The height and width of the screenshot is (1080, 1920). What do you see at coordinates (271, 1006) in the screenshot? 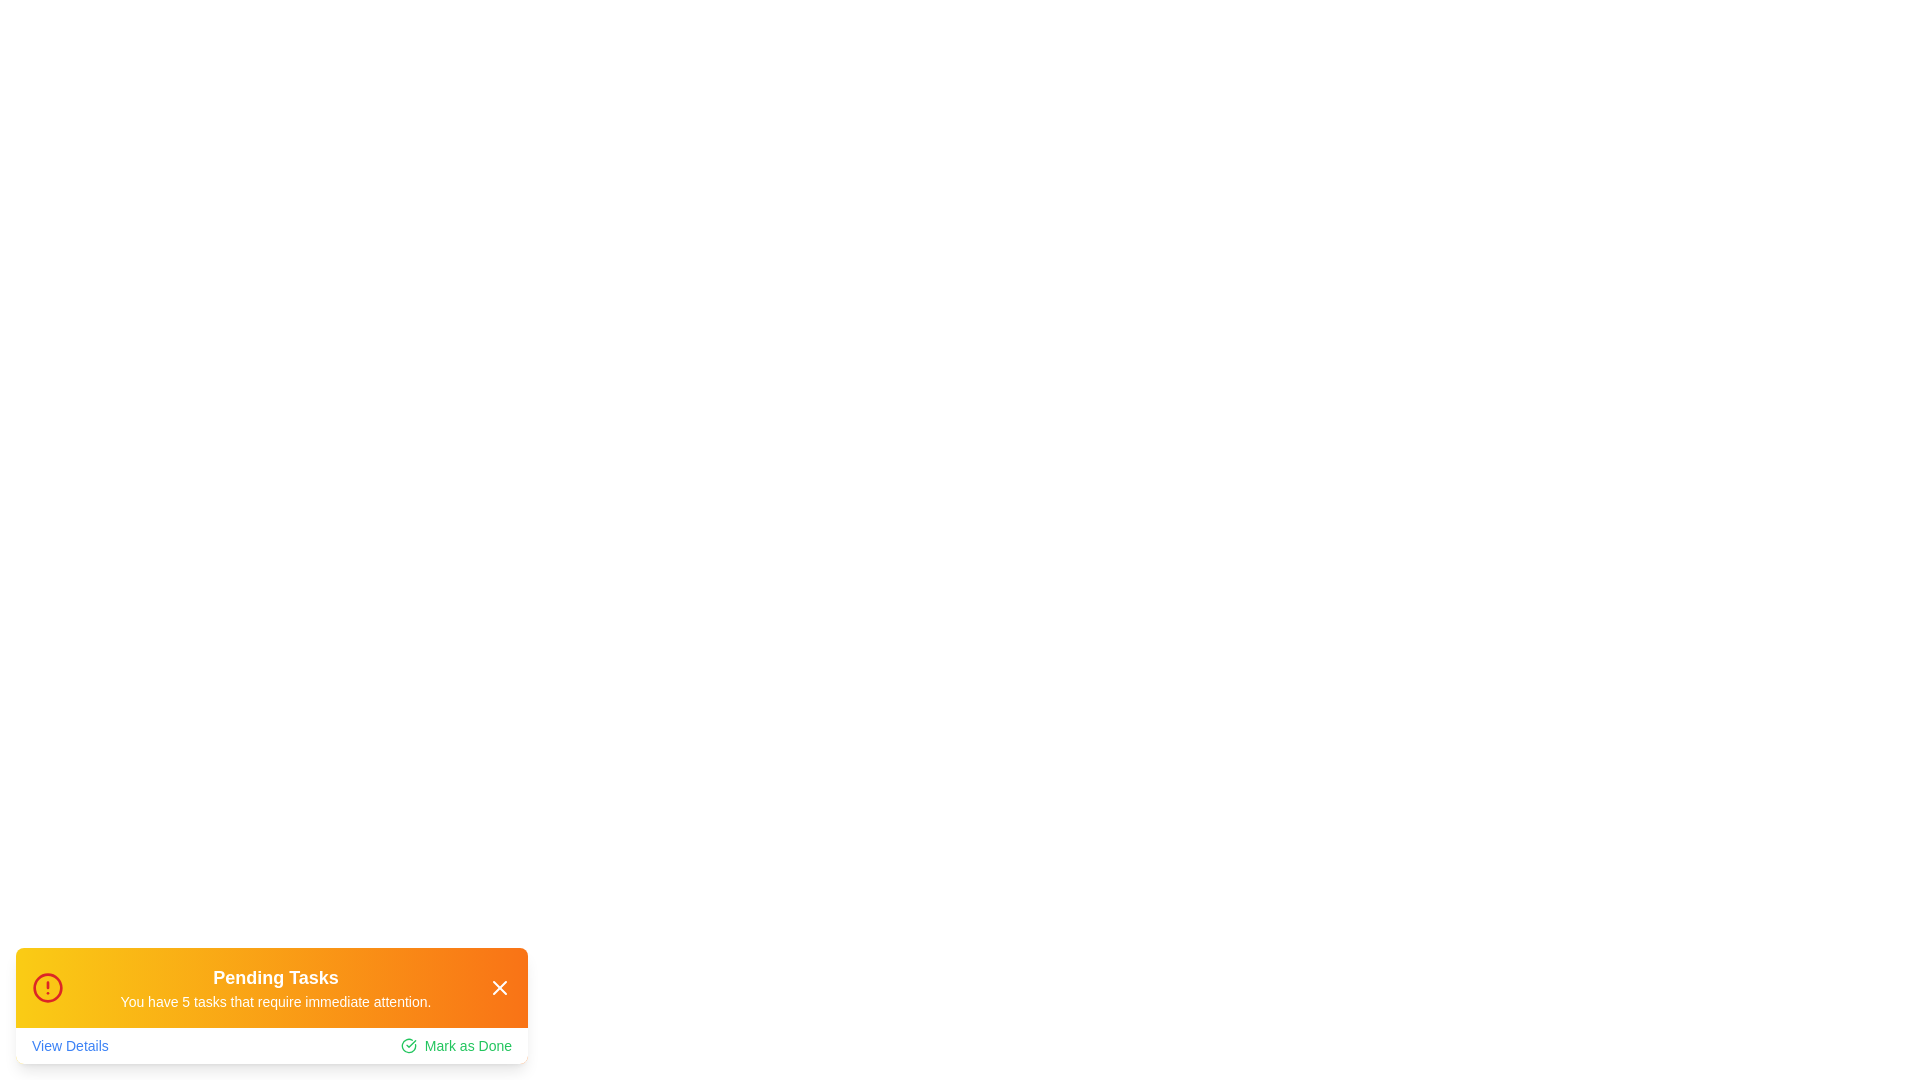
I see `the Pending Tasks Alert component` at bounding box center [271, 1006].